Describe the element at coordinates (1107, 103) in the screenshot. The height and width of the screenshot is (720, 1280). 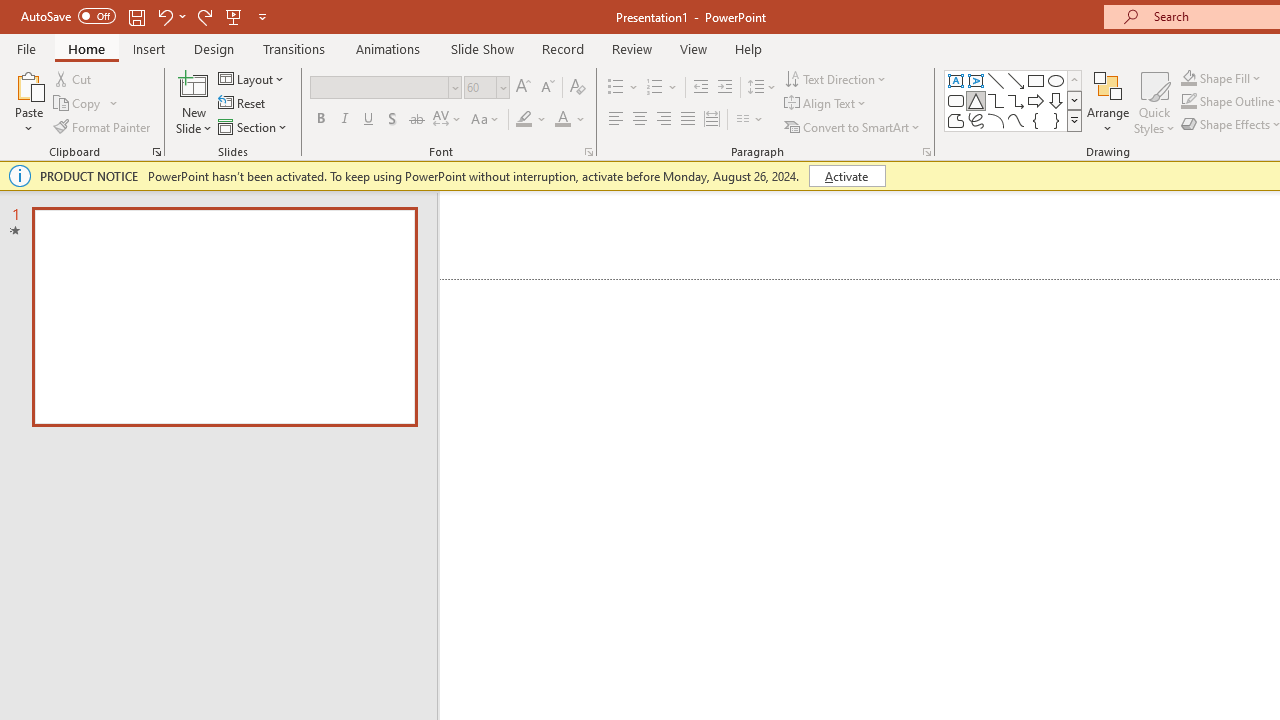
I see `'Arrange'` at that location.